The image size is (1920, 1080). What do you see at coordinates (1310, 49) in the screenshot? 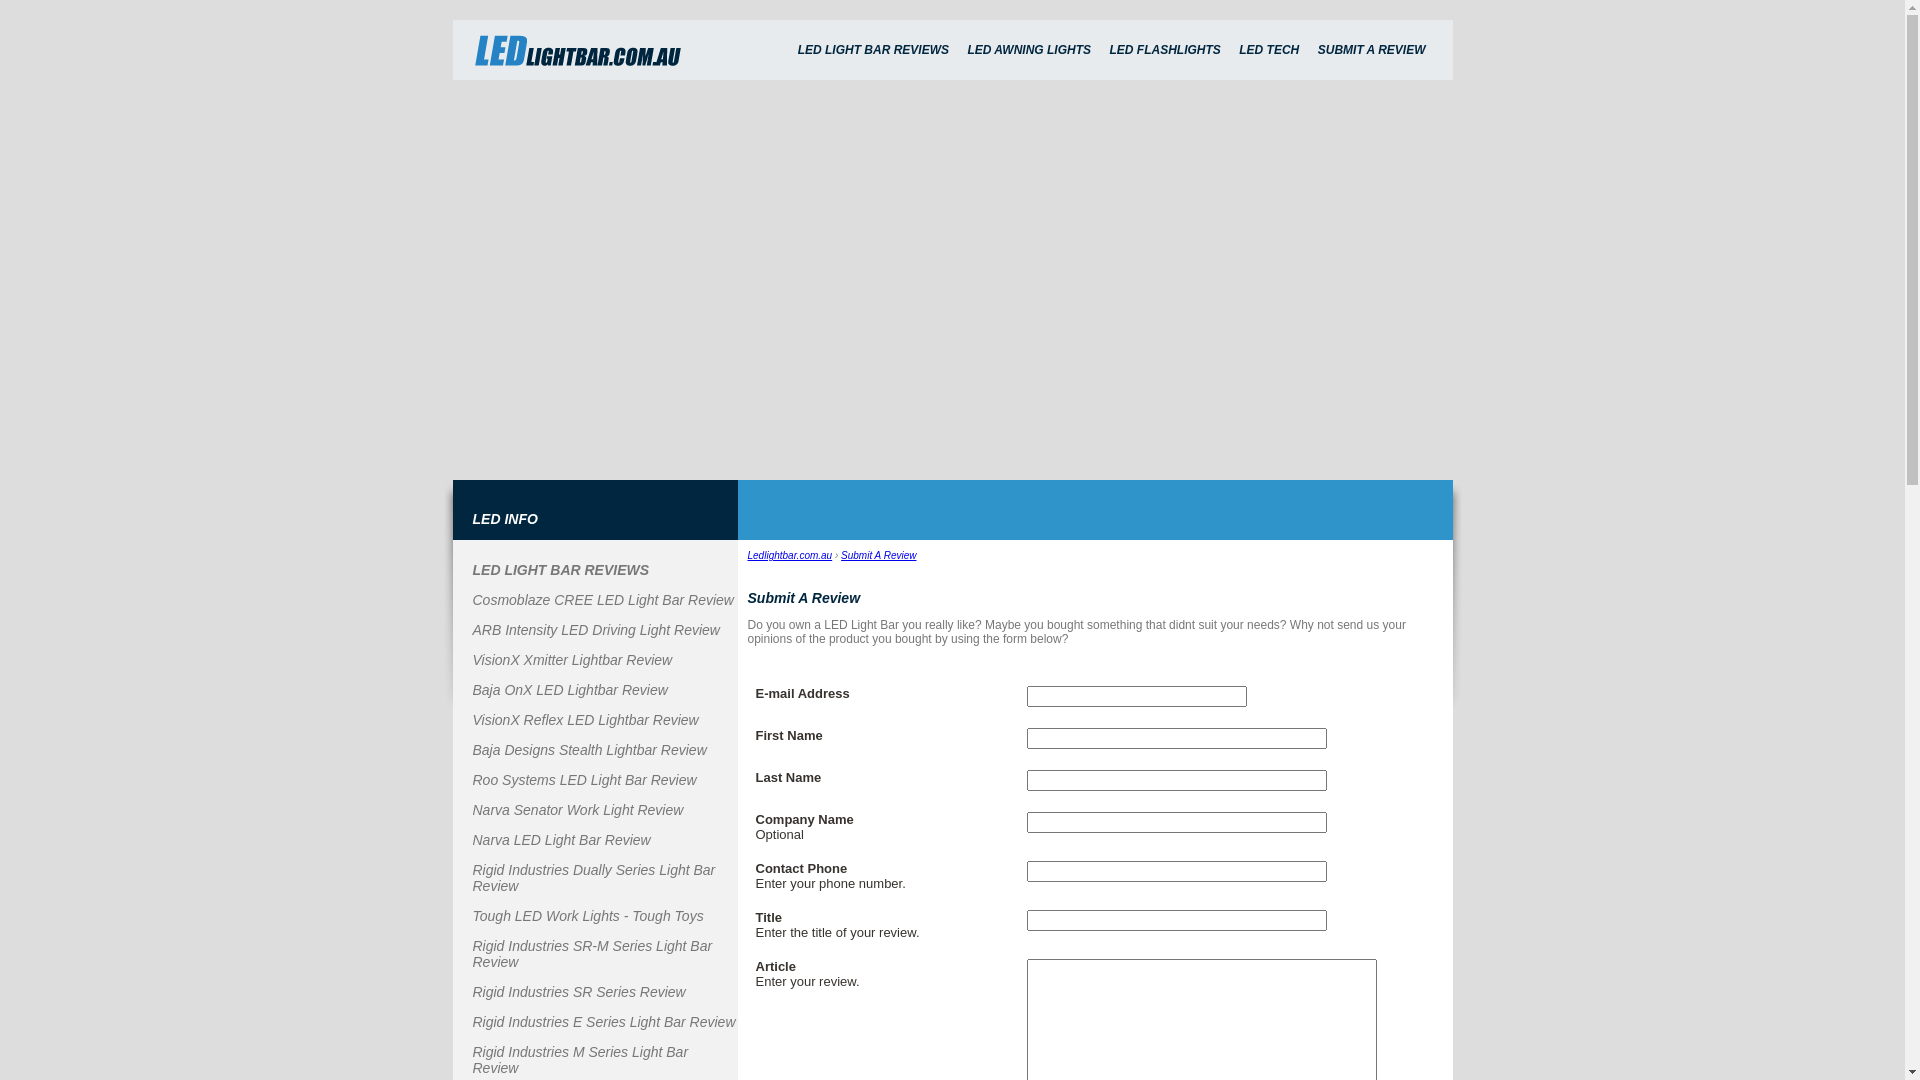
I see `'SUBMIT A REVIEW'` at bounding box center [1310, 49].